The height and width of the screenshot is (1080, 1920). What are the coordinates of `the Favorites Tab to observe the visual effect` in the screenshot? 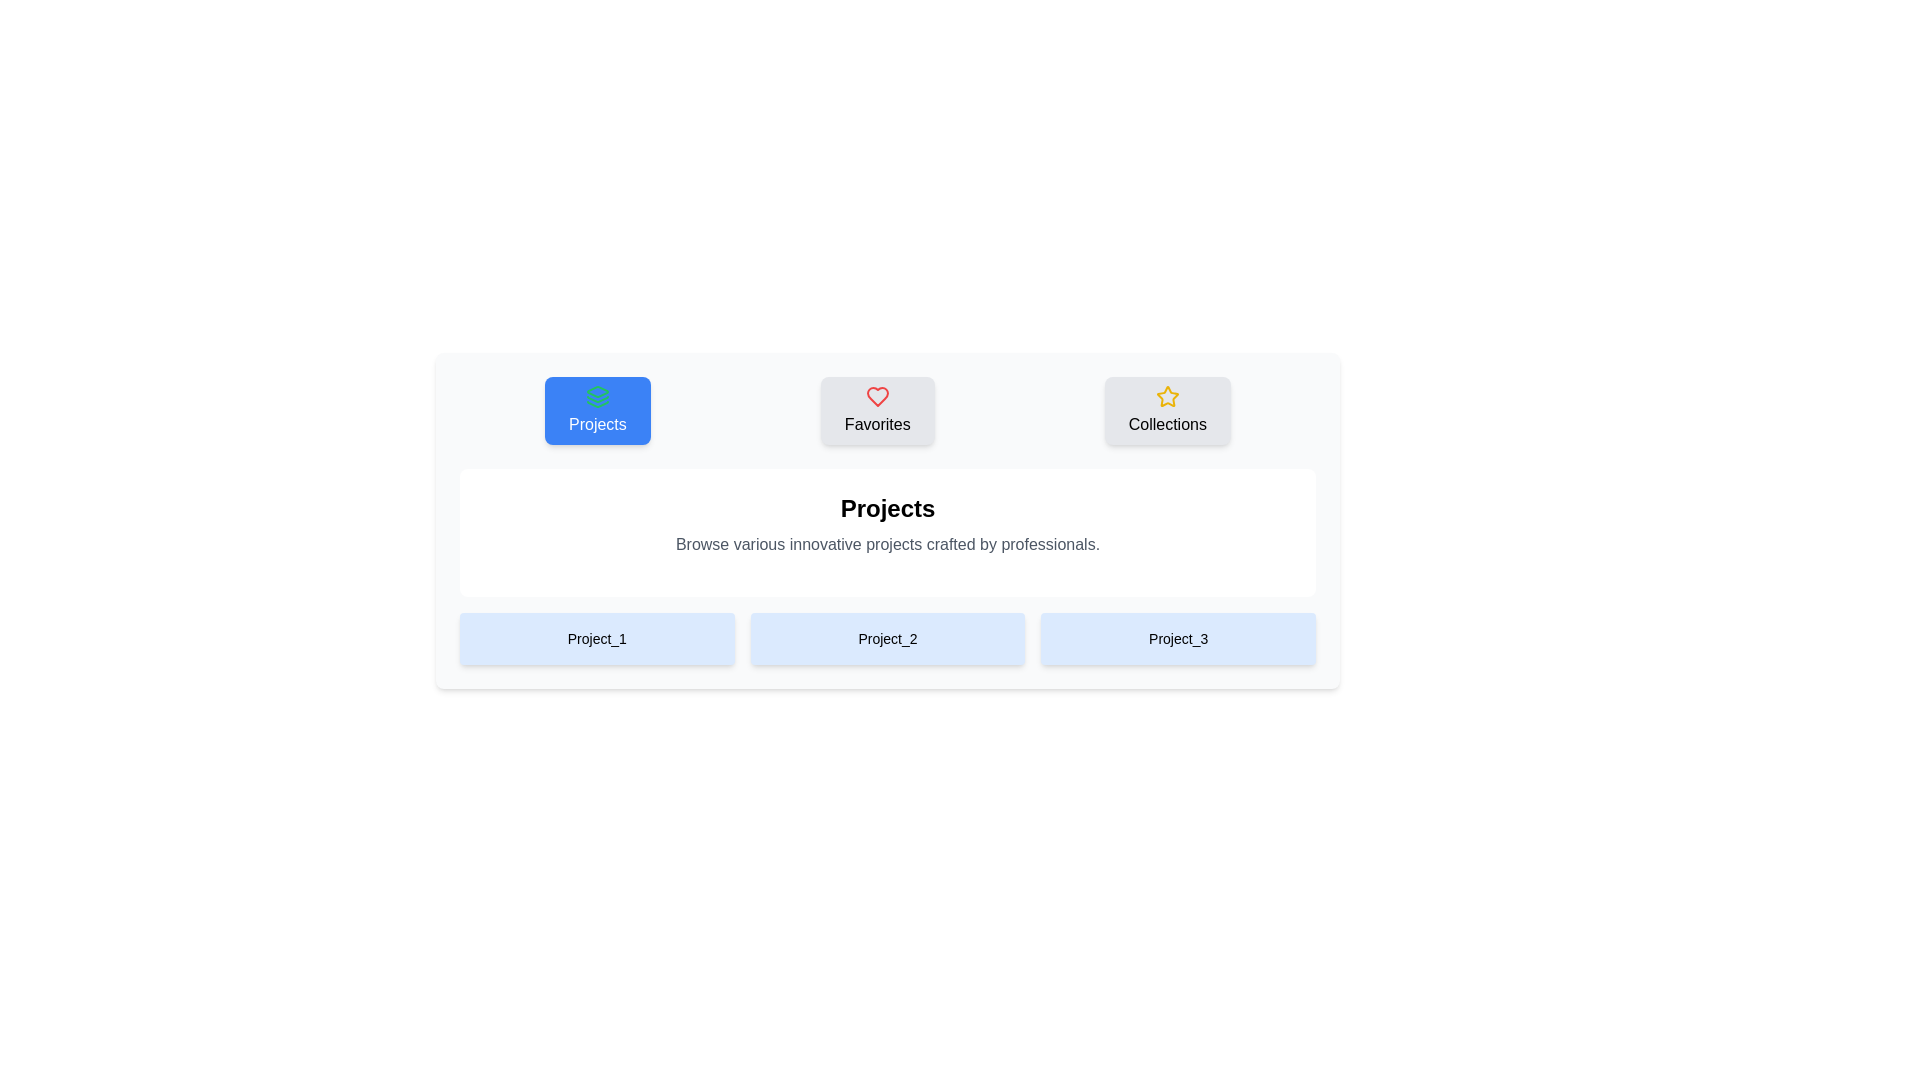 It's located at (877, 410).